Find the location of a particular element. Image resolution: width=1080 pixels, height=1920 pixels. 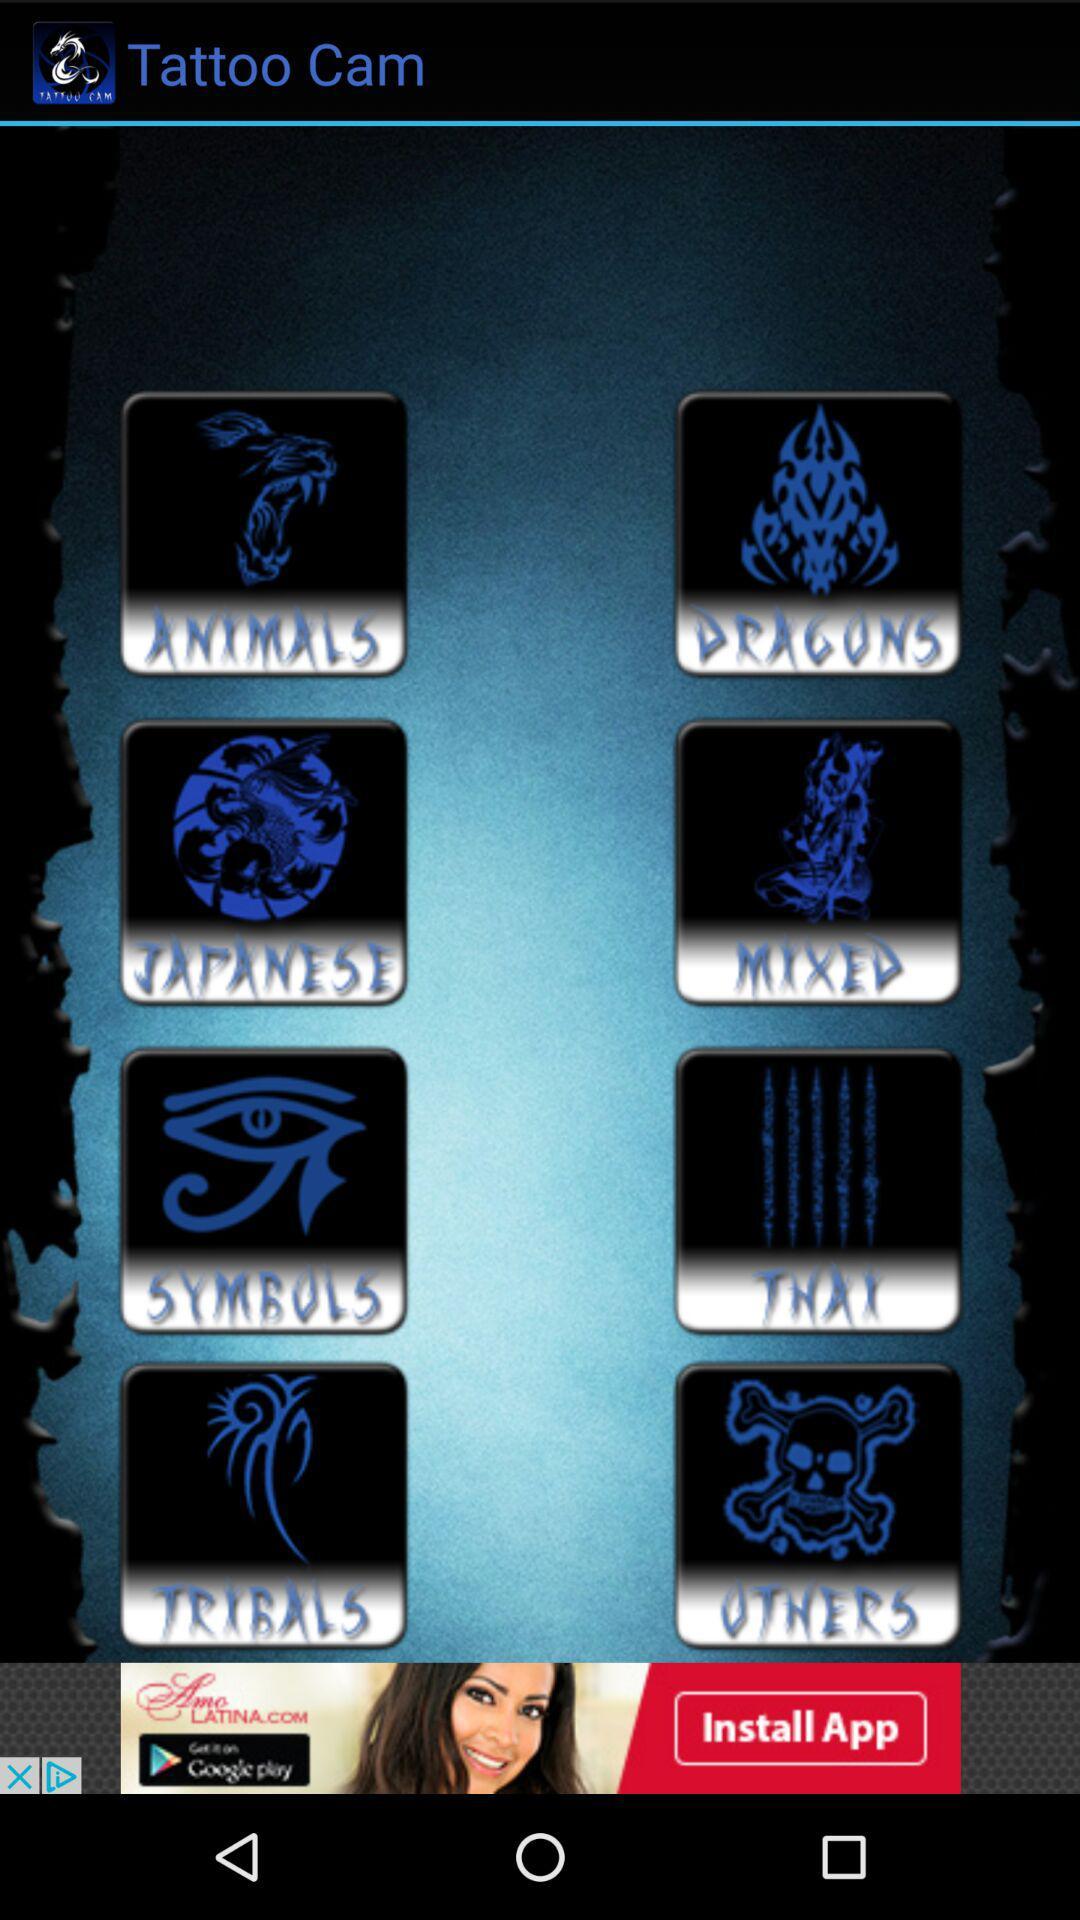

advertisement is located at coordinates (540, 1727).